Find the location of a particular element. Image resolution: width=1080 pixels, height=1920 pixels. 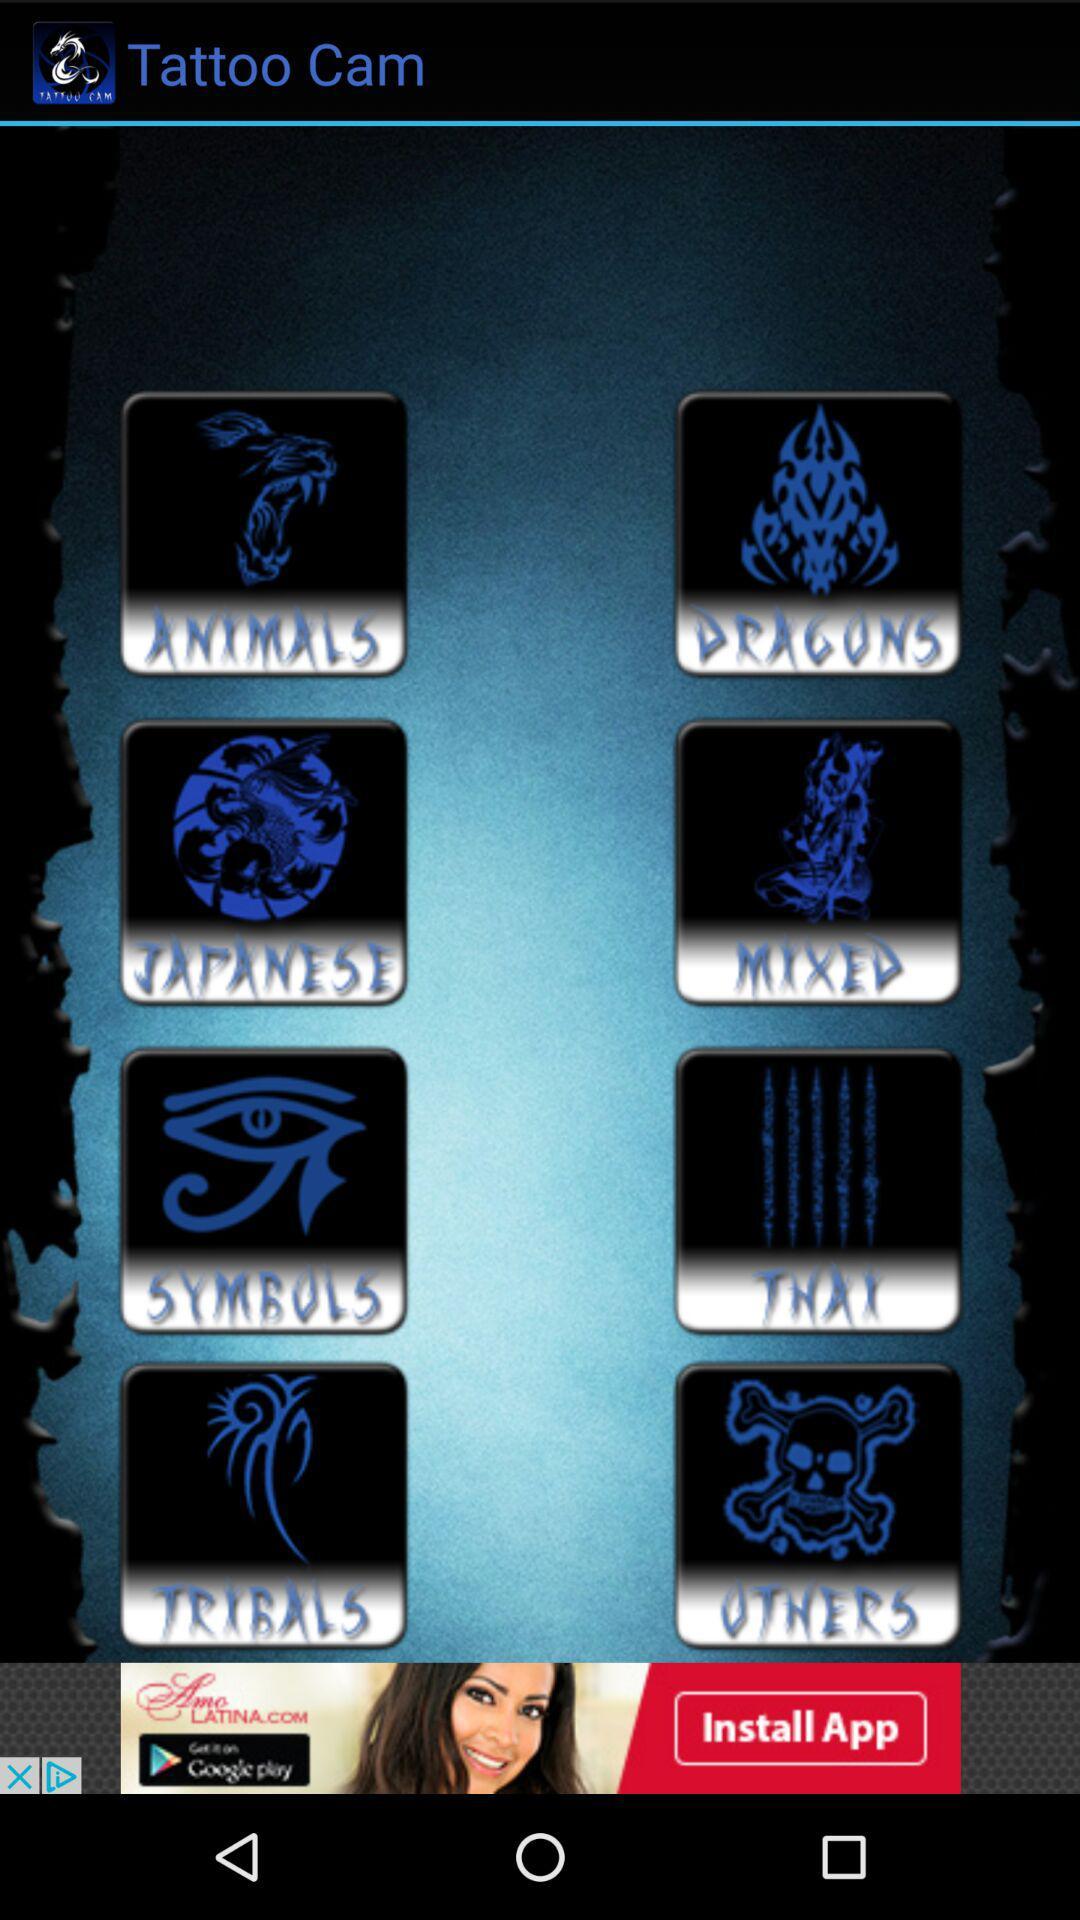

advertisement is located at coordinates (540, 1727).